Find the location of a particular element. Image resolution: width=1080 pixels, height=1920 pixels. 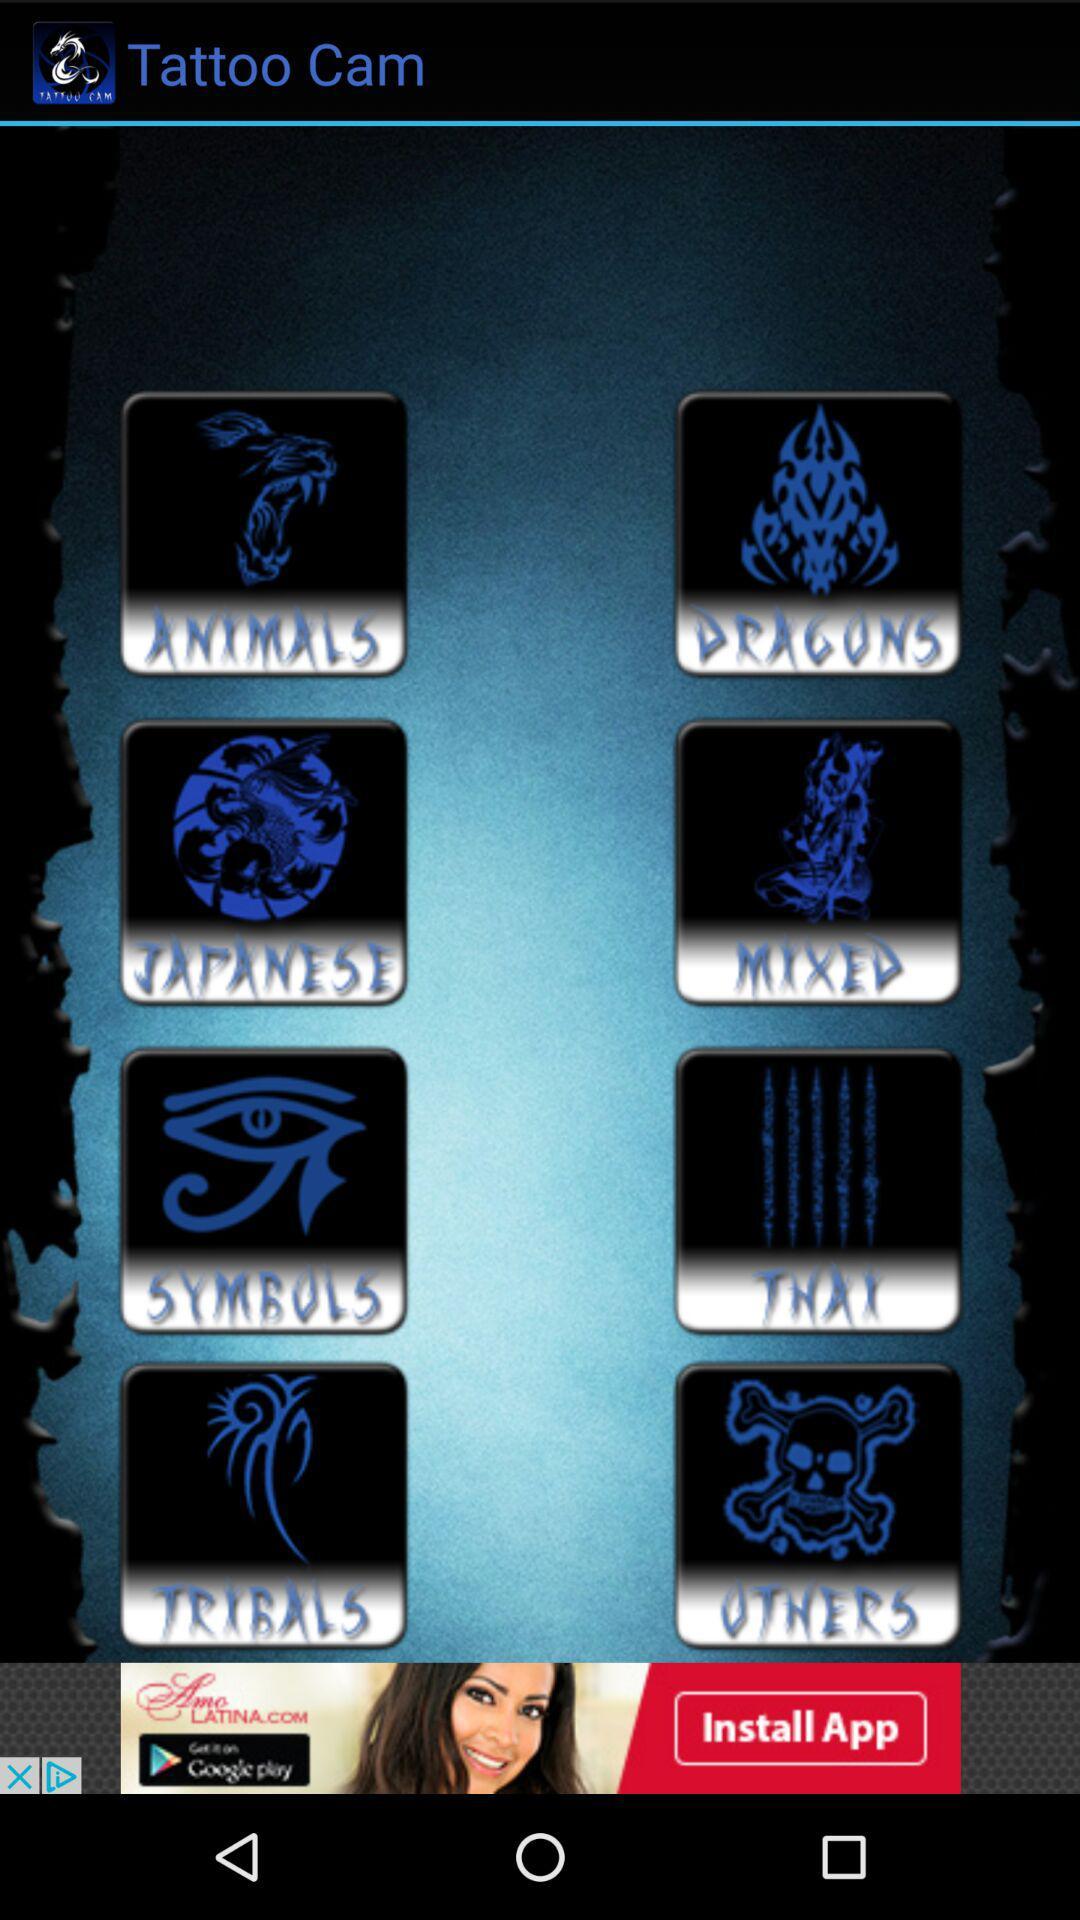

advertisement is located at coordinates (540, 1727).